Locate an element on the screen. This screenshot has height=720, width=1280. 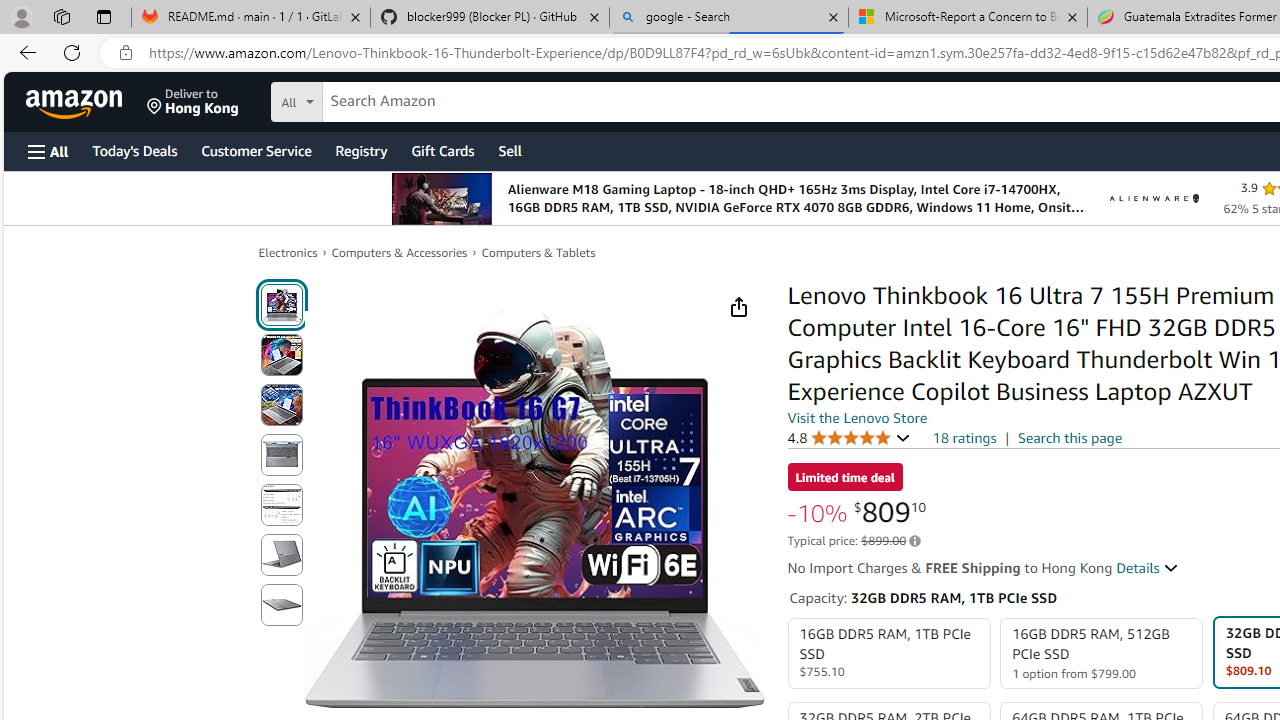
'Registry' is located at coordinates (360, 149).